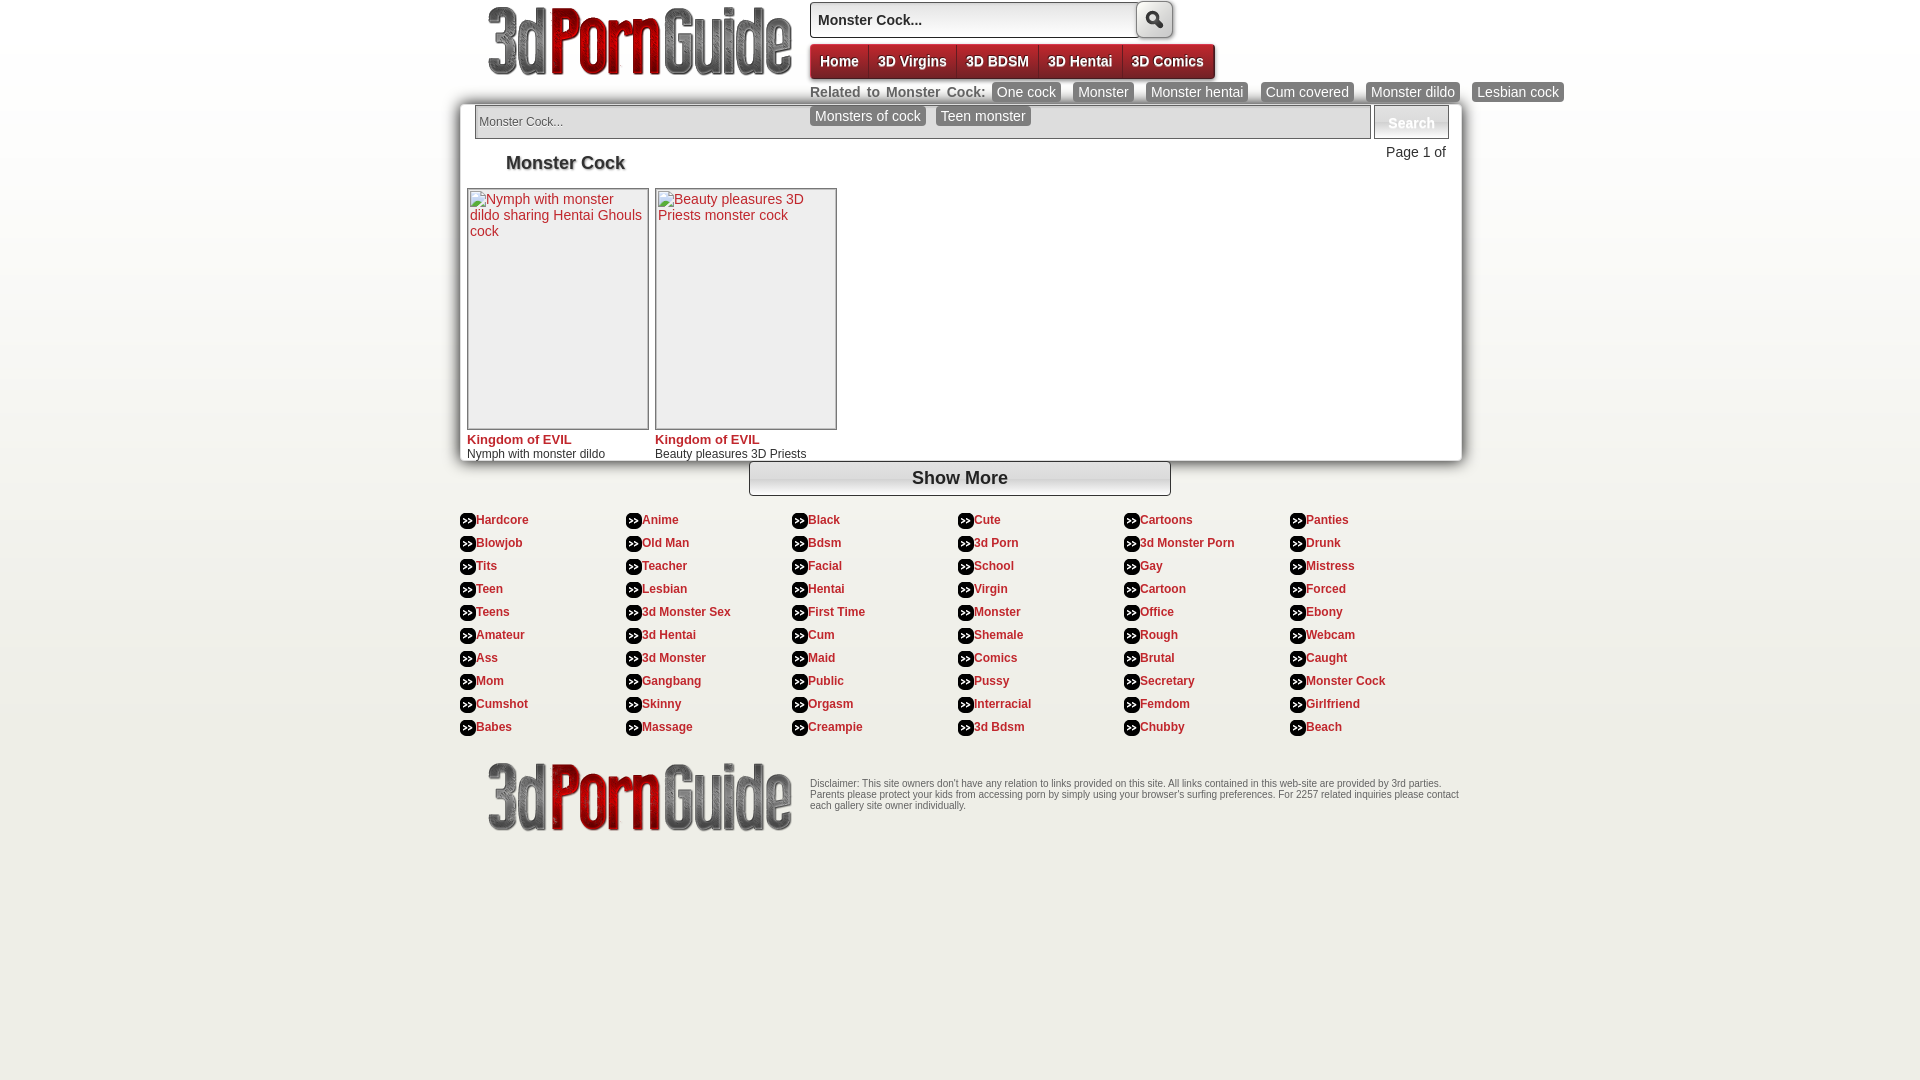  Describe the element at coordinates (835, 726) in the screenshot. I see `'Creampie'` at that location.